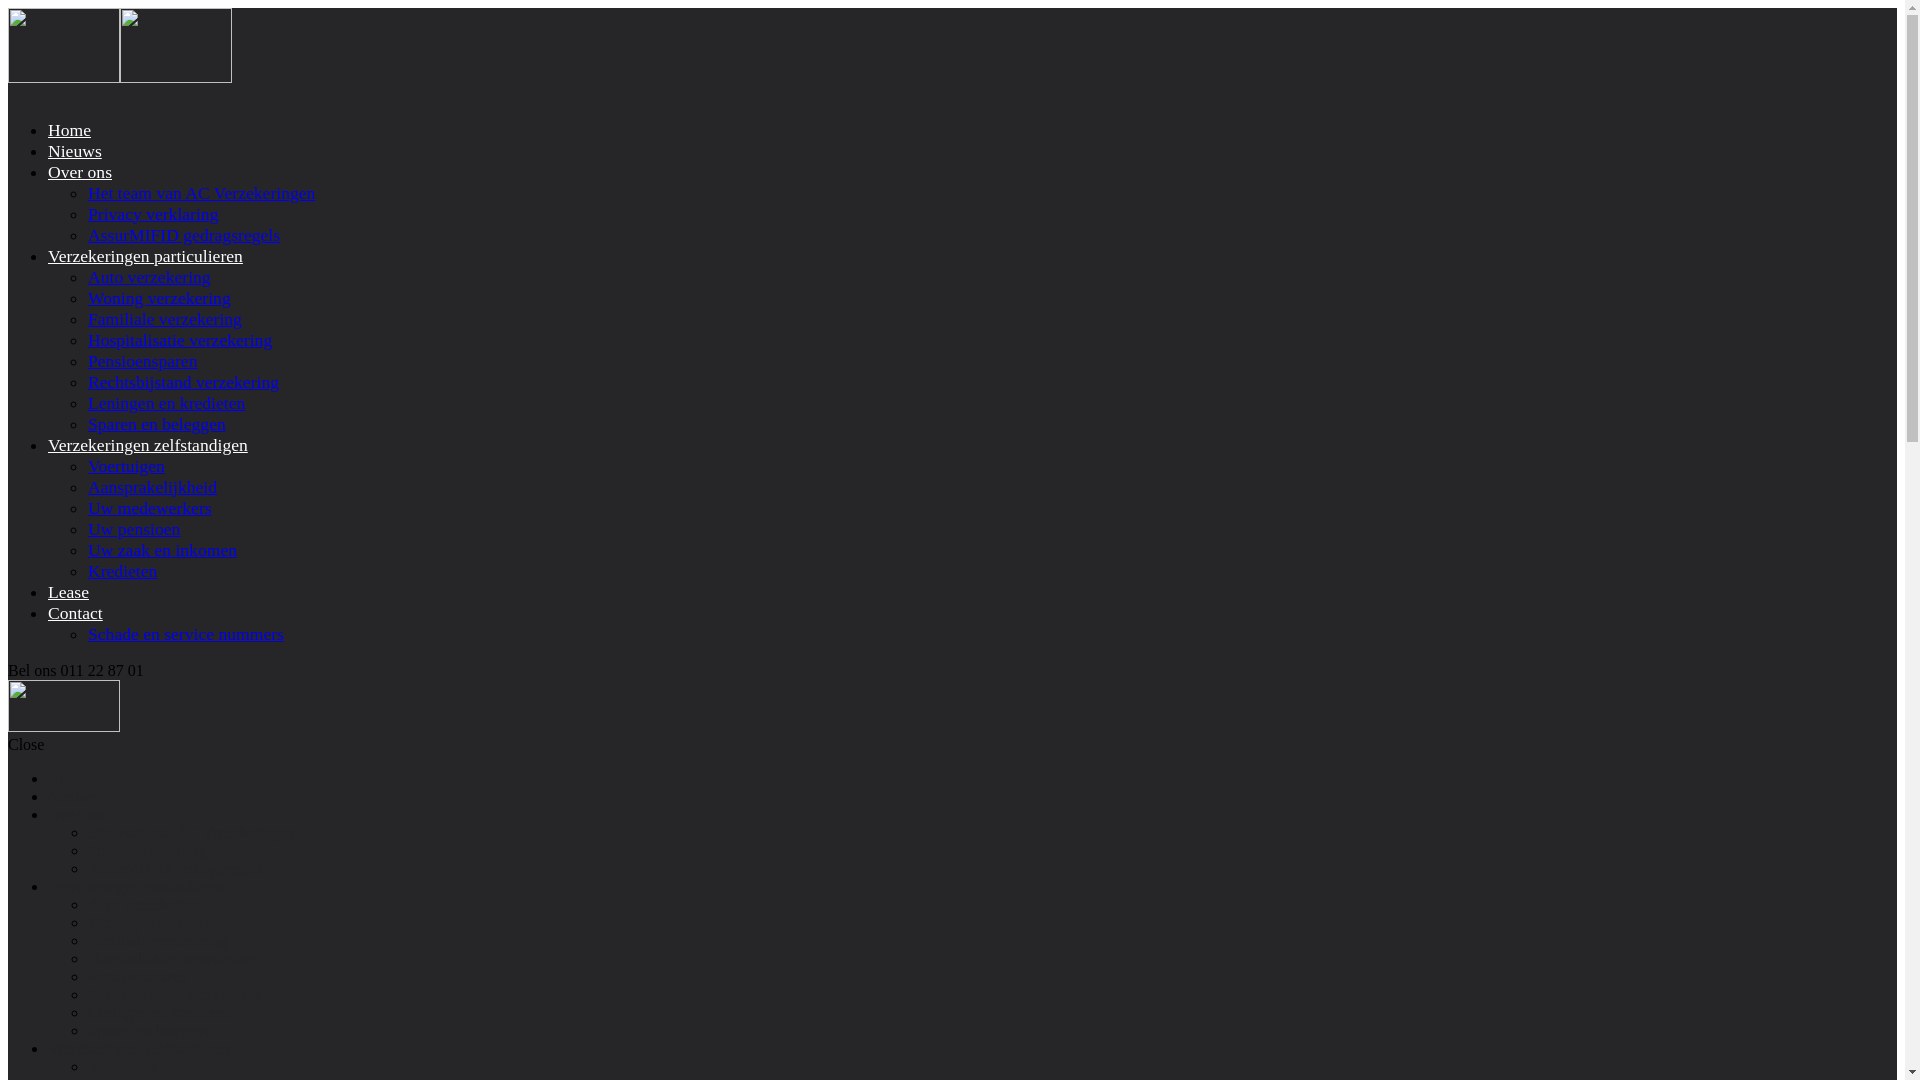 Image resolution: width=1920 pixels, height=1080 pixels. I want to click on 'Contact', so click(48, 612).